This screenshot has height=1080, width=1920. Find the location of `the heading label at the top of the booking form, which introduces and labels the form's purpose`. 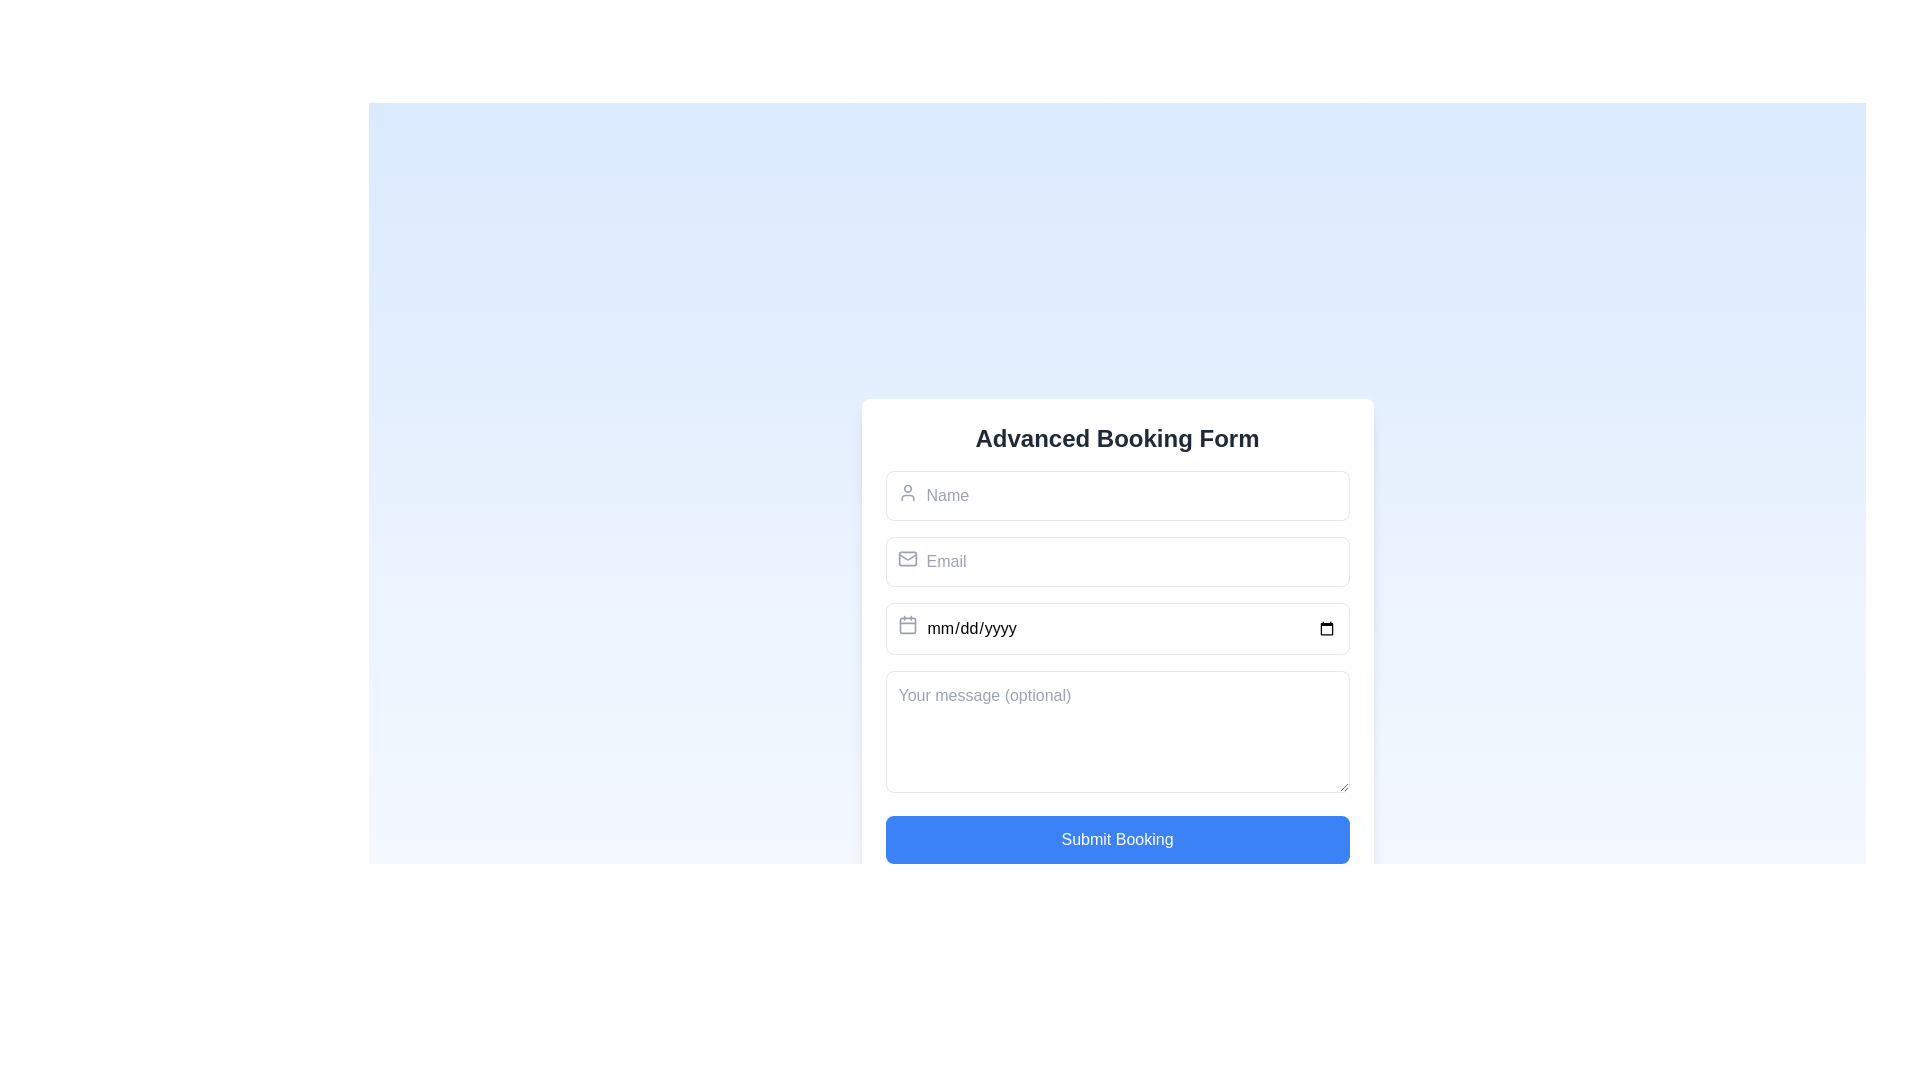

the heading label at the top of the booking form, which introduces and labels the form's purpose is located at coordinates (1116, 437).